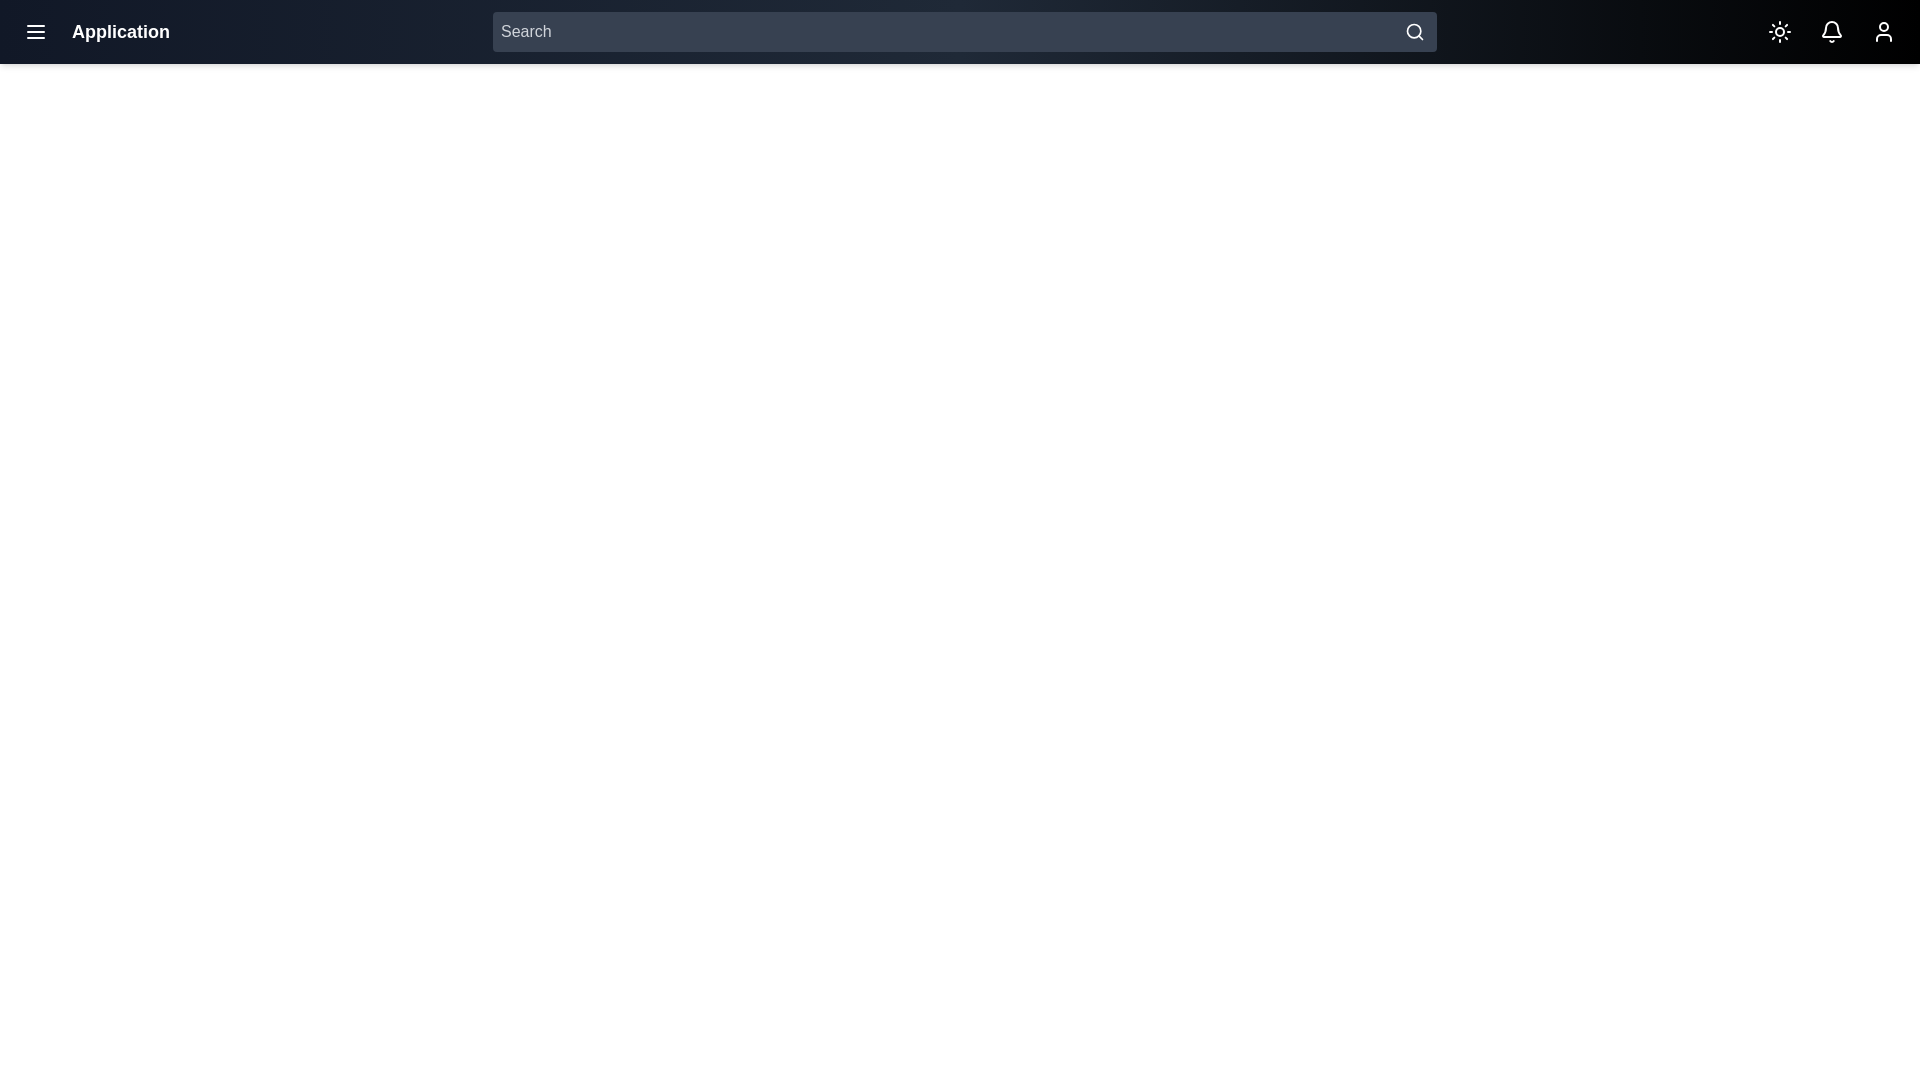  I want to click on the user icon to access the user profile, so click(1882, 31).